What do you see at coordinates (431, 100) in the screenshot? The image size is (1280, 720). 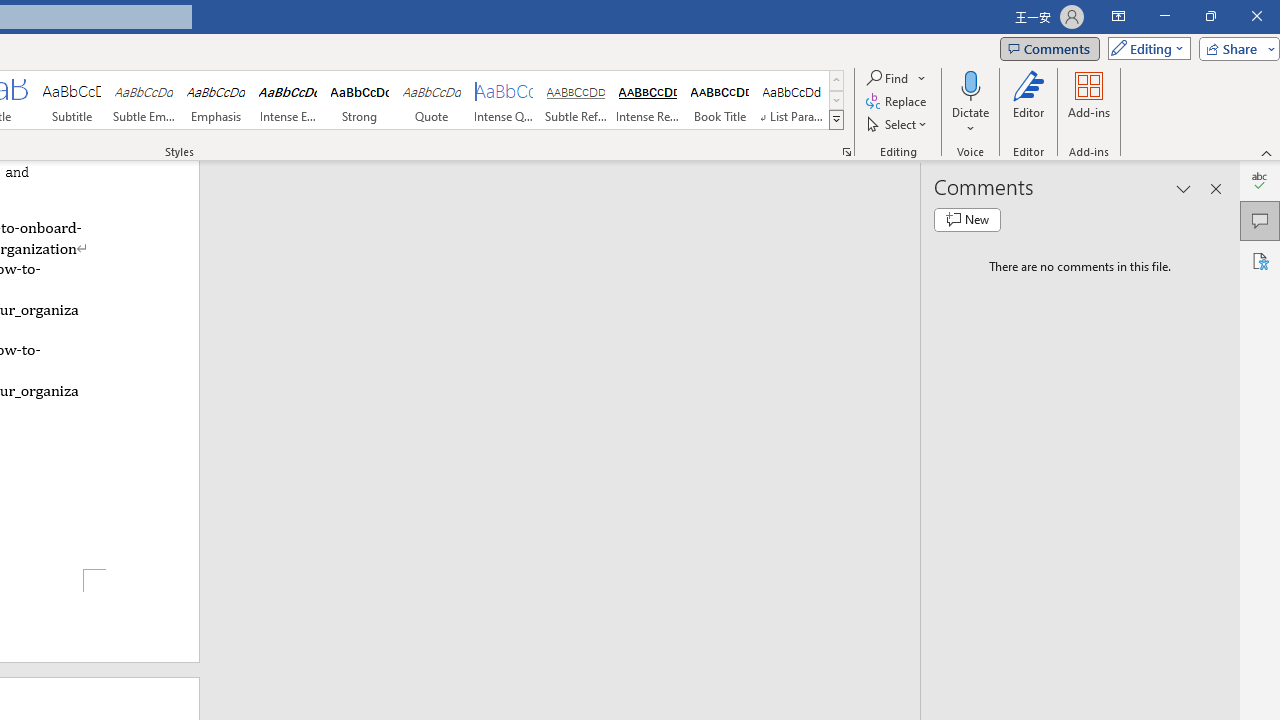 I see `'Quote'` at bounding box center [431, 100].